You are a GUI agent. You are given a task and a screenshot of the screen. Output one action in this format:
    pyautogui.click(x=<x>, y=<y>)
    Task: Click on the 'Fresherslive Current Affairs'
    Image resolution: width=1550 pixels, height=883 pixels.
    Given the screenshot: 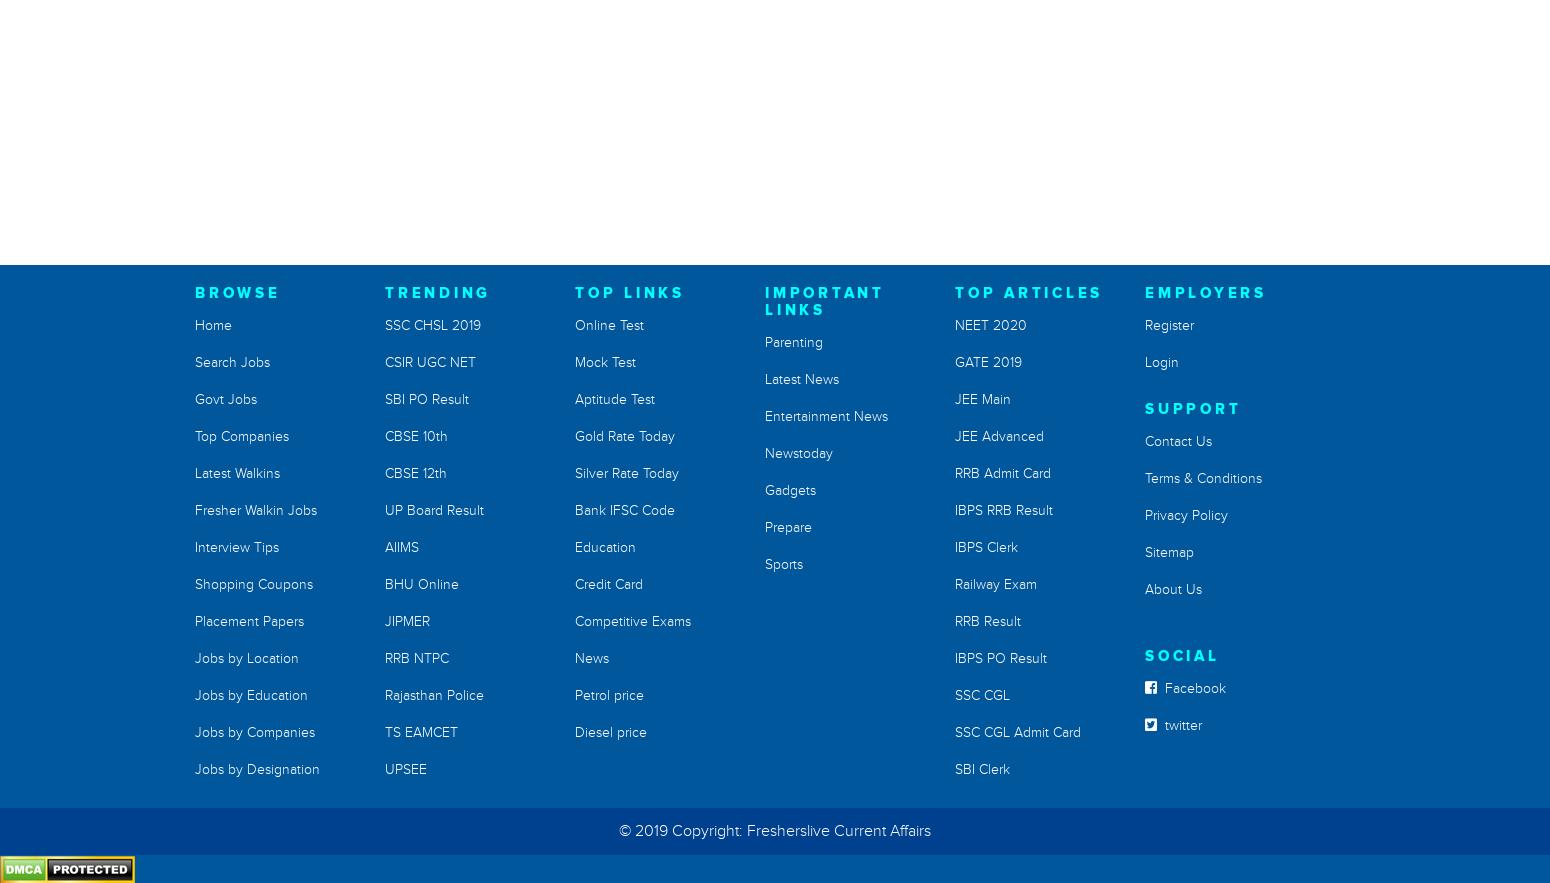 What is the action you would take?
    pyautogui.click(x=746, y=830)
    